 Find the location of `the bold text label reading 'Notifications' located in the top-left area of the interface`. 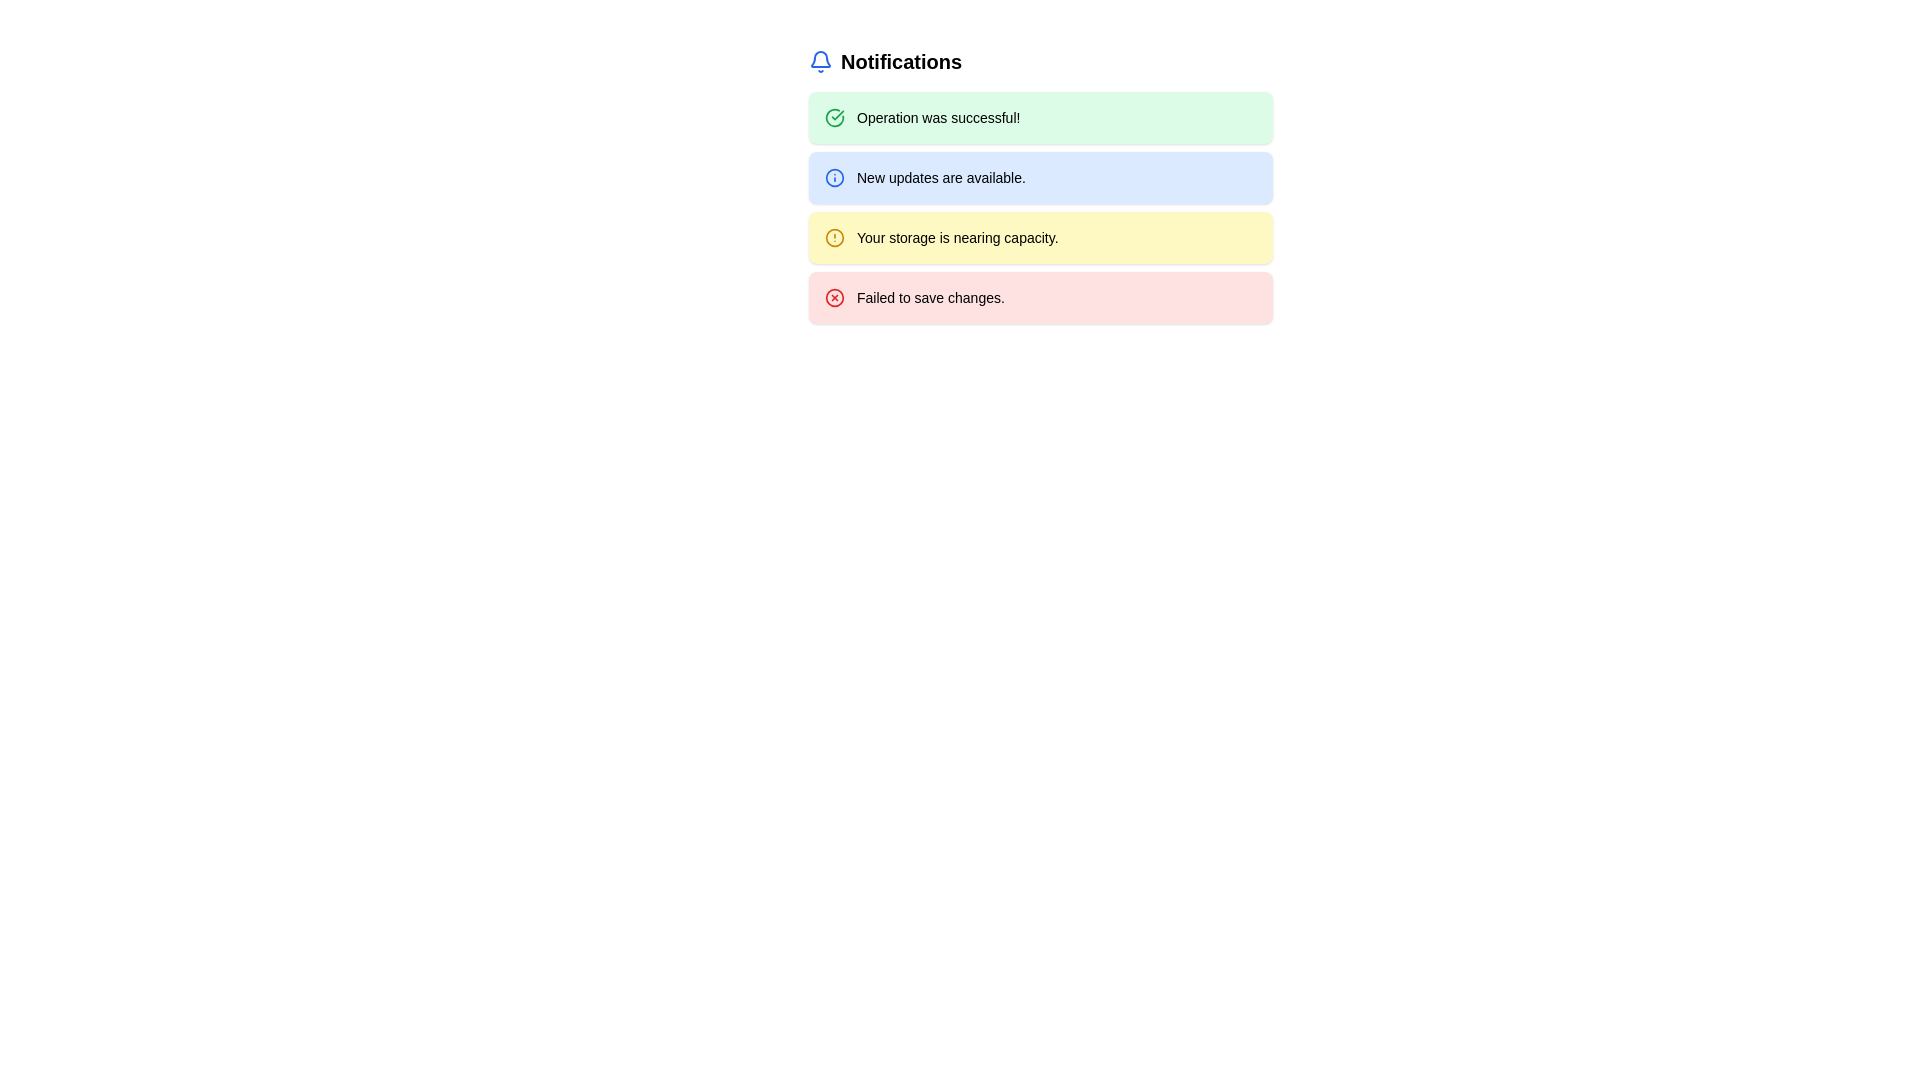

the bold text label reading 'Notifications' located in the top-left area of the interface is located at coordinates (900, 60).